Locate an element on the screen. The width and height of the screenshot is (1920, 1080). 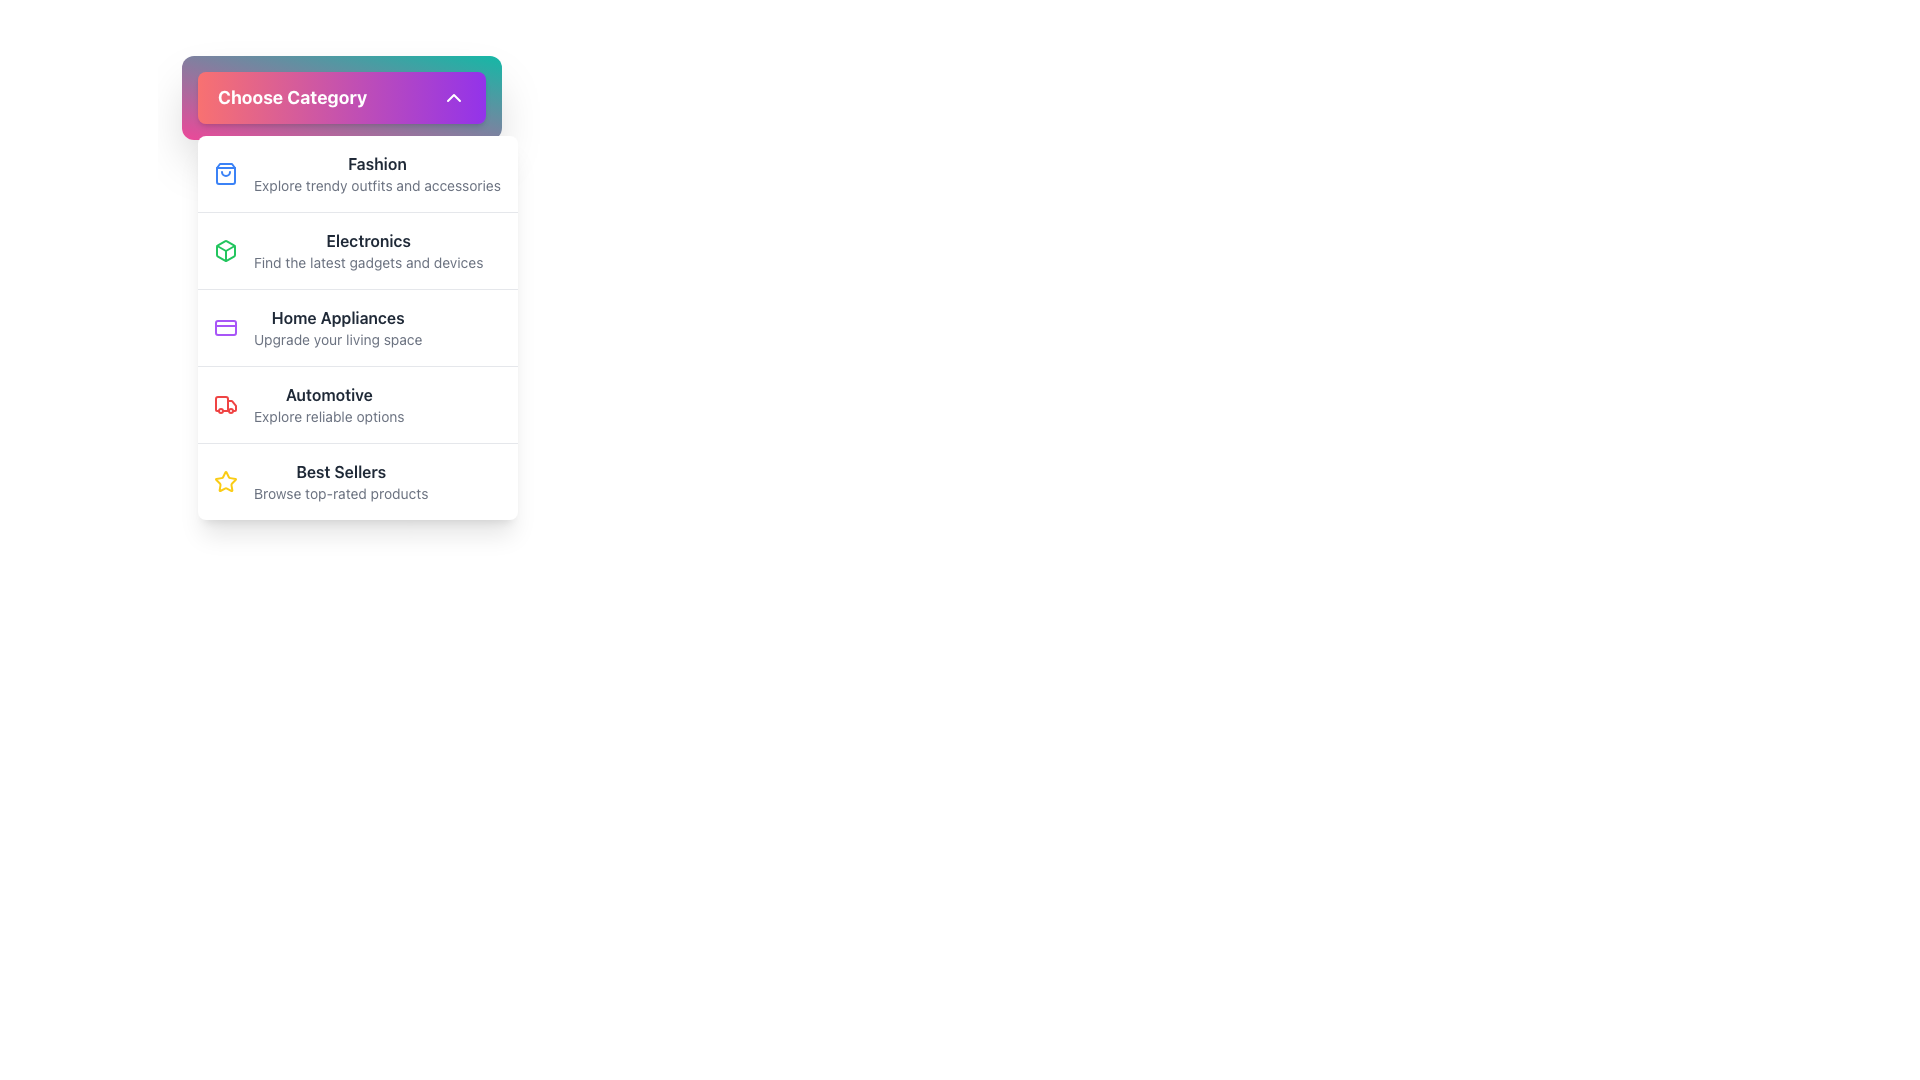
the first list item in the category selection, which displays a blue shopping bag icon on the left and the text 'Fashion' with the subtitle 'Explore trendy outfits and accessories' on the right is located at coordinates (358, 172).